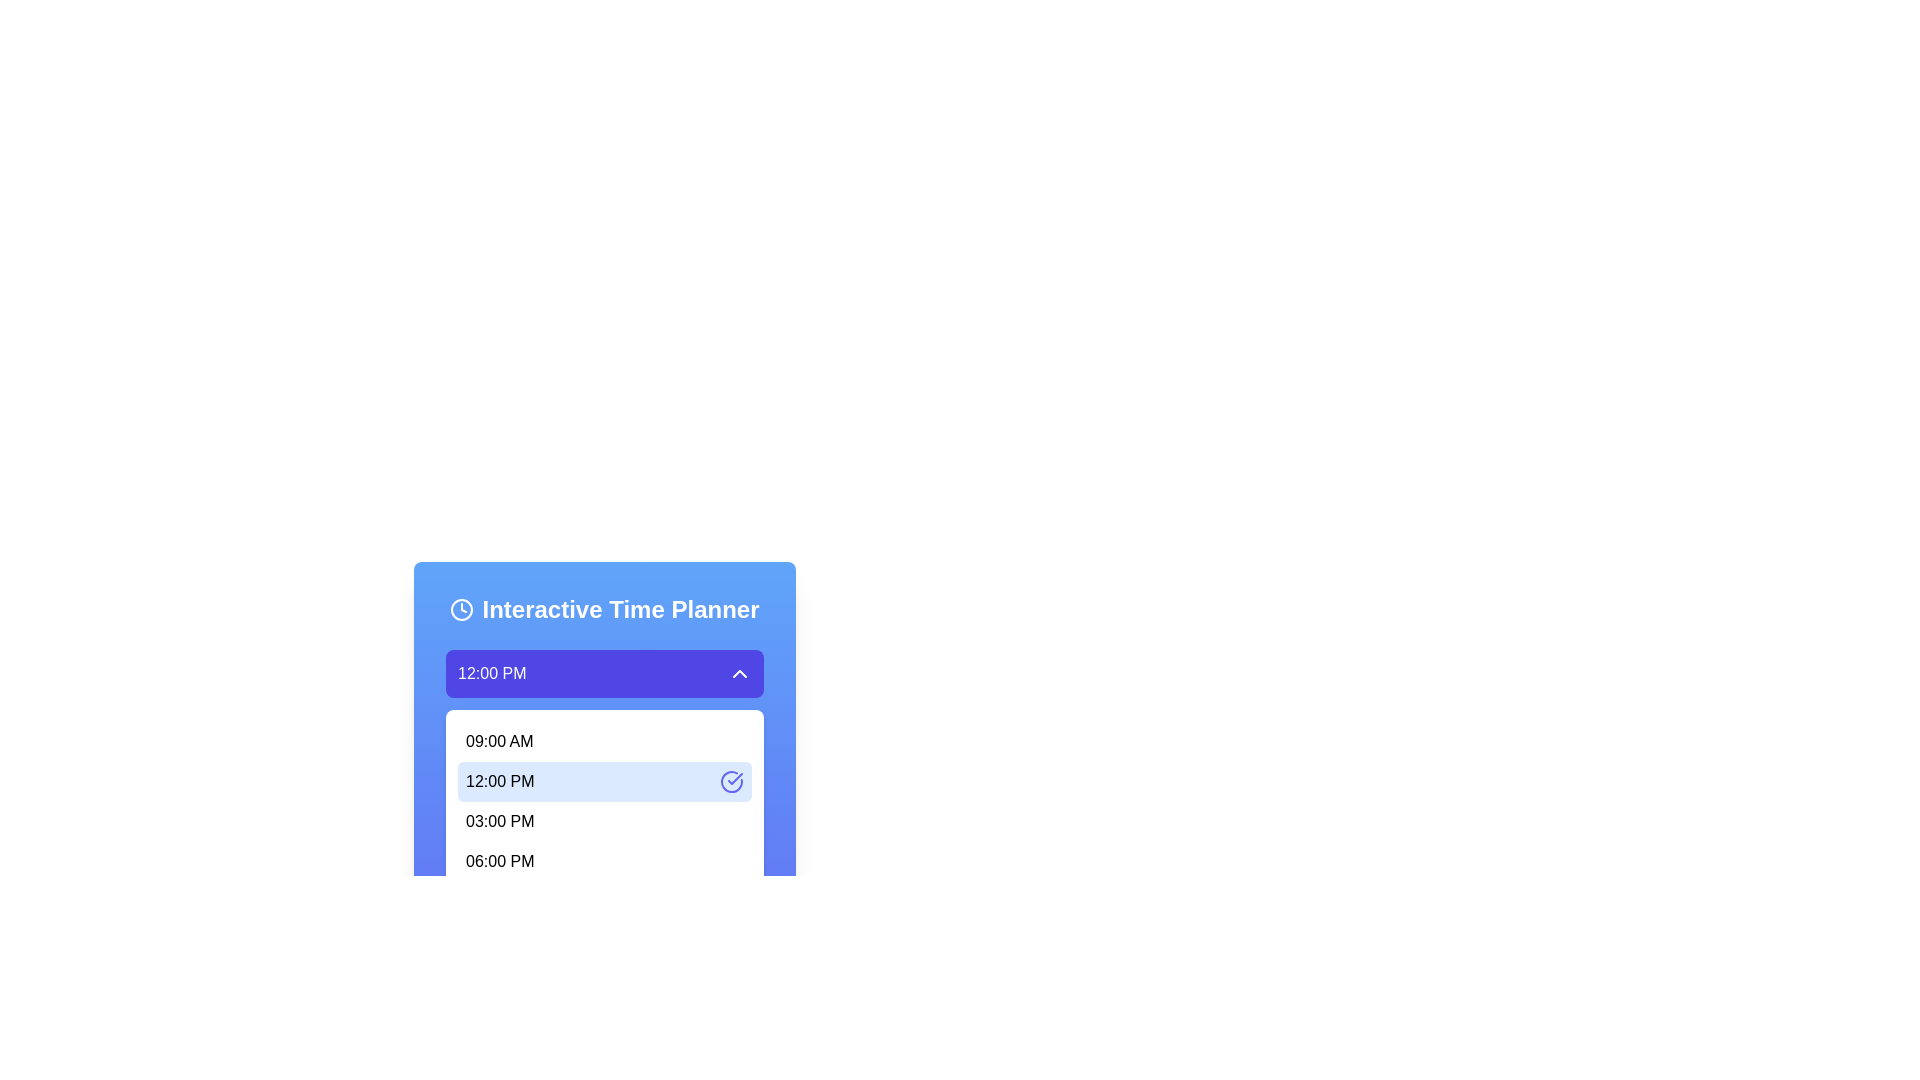  Describe the element at coordinates (603, 781) in the screenshot. I see `the currently selected time slot option in the time picker interface, which is the second item in the list located between '09:00 AM' and '03:00 PM'` at that location.